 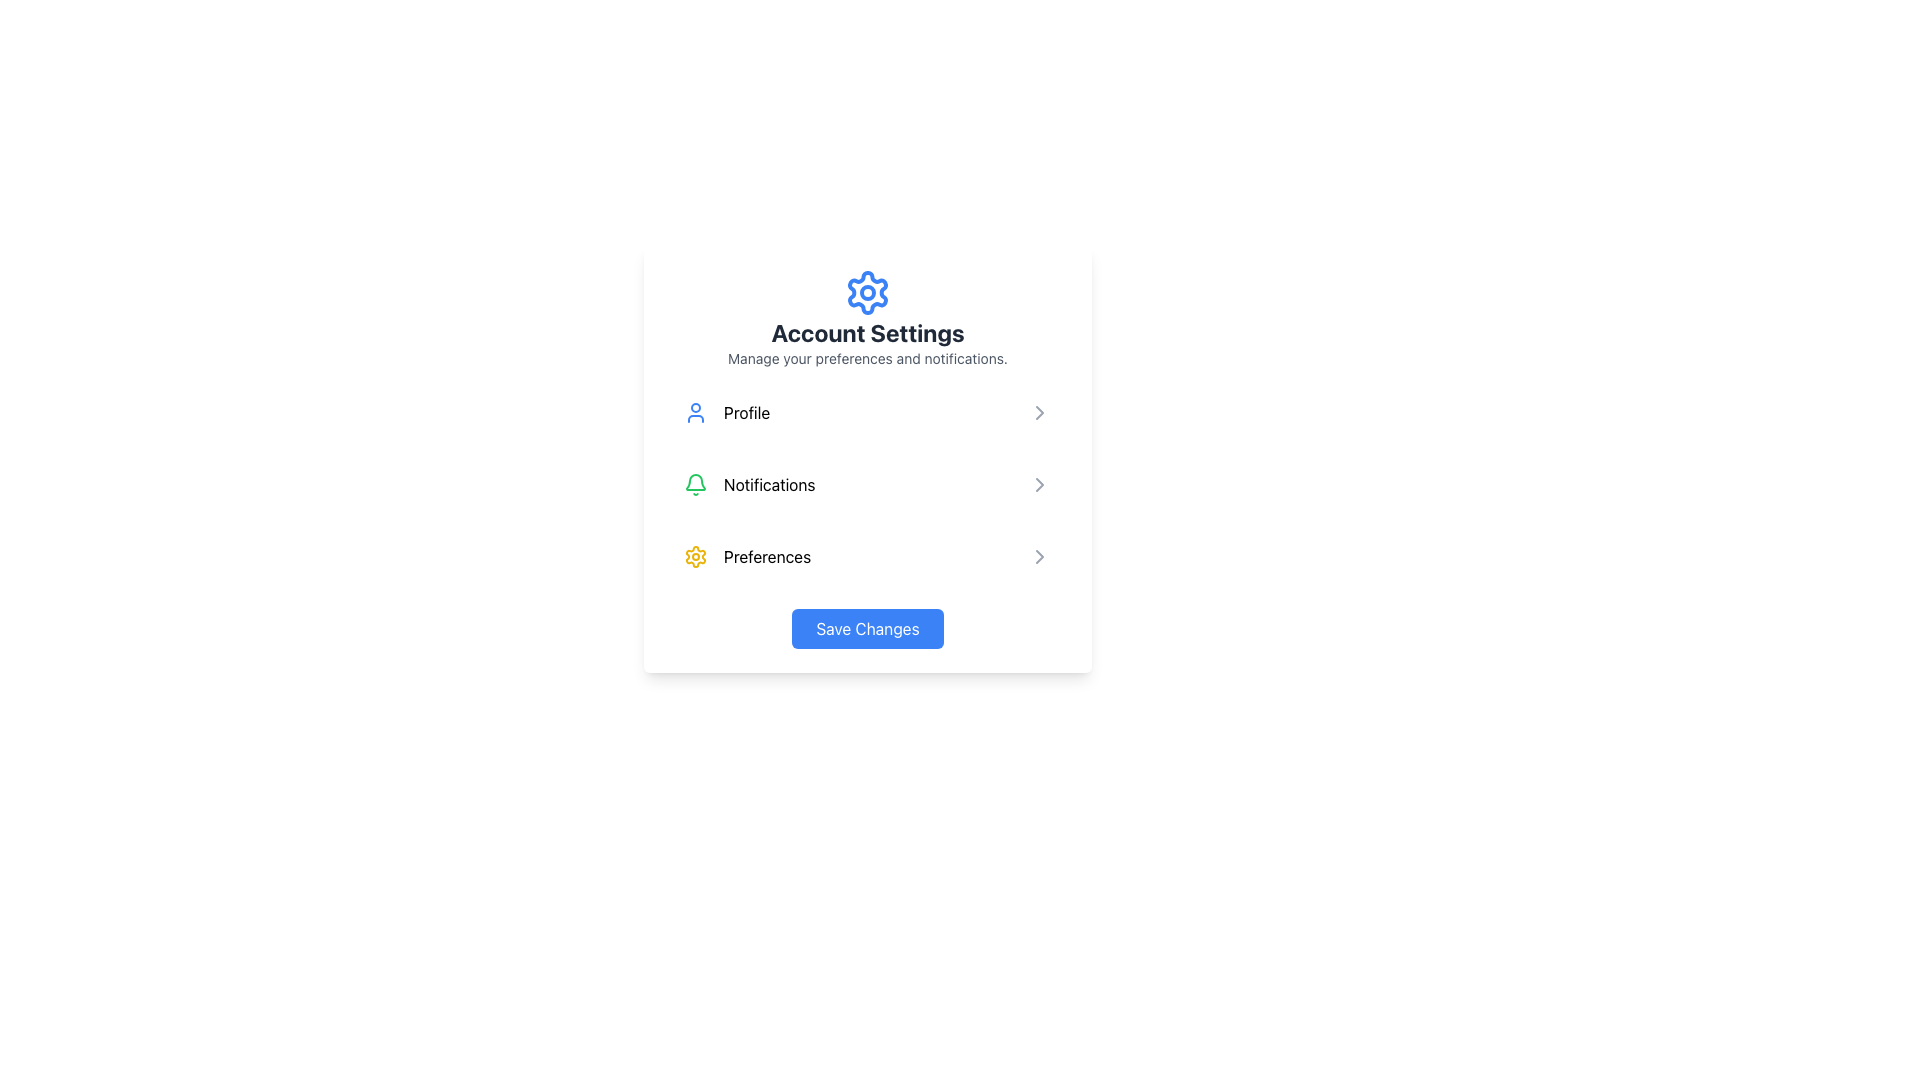 I want to click on the user profile icon, which is a blue outline of a person located next to the 'Profile' text in the 'Account Settings' menu, so click(x=696, y=411).